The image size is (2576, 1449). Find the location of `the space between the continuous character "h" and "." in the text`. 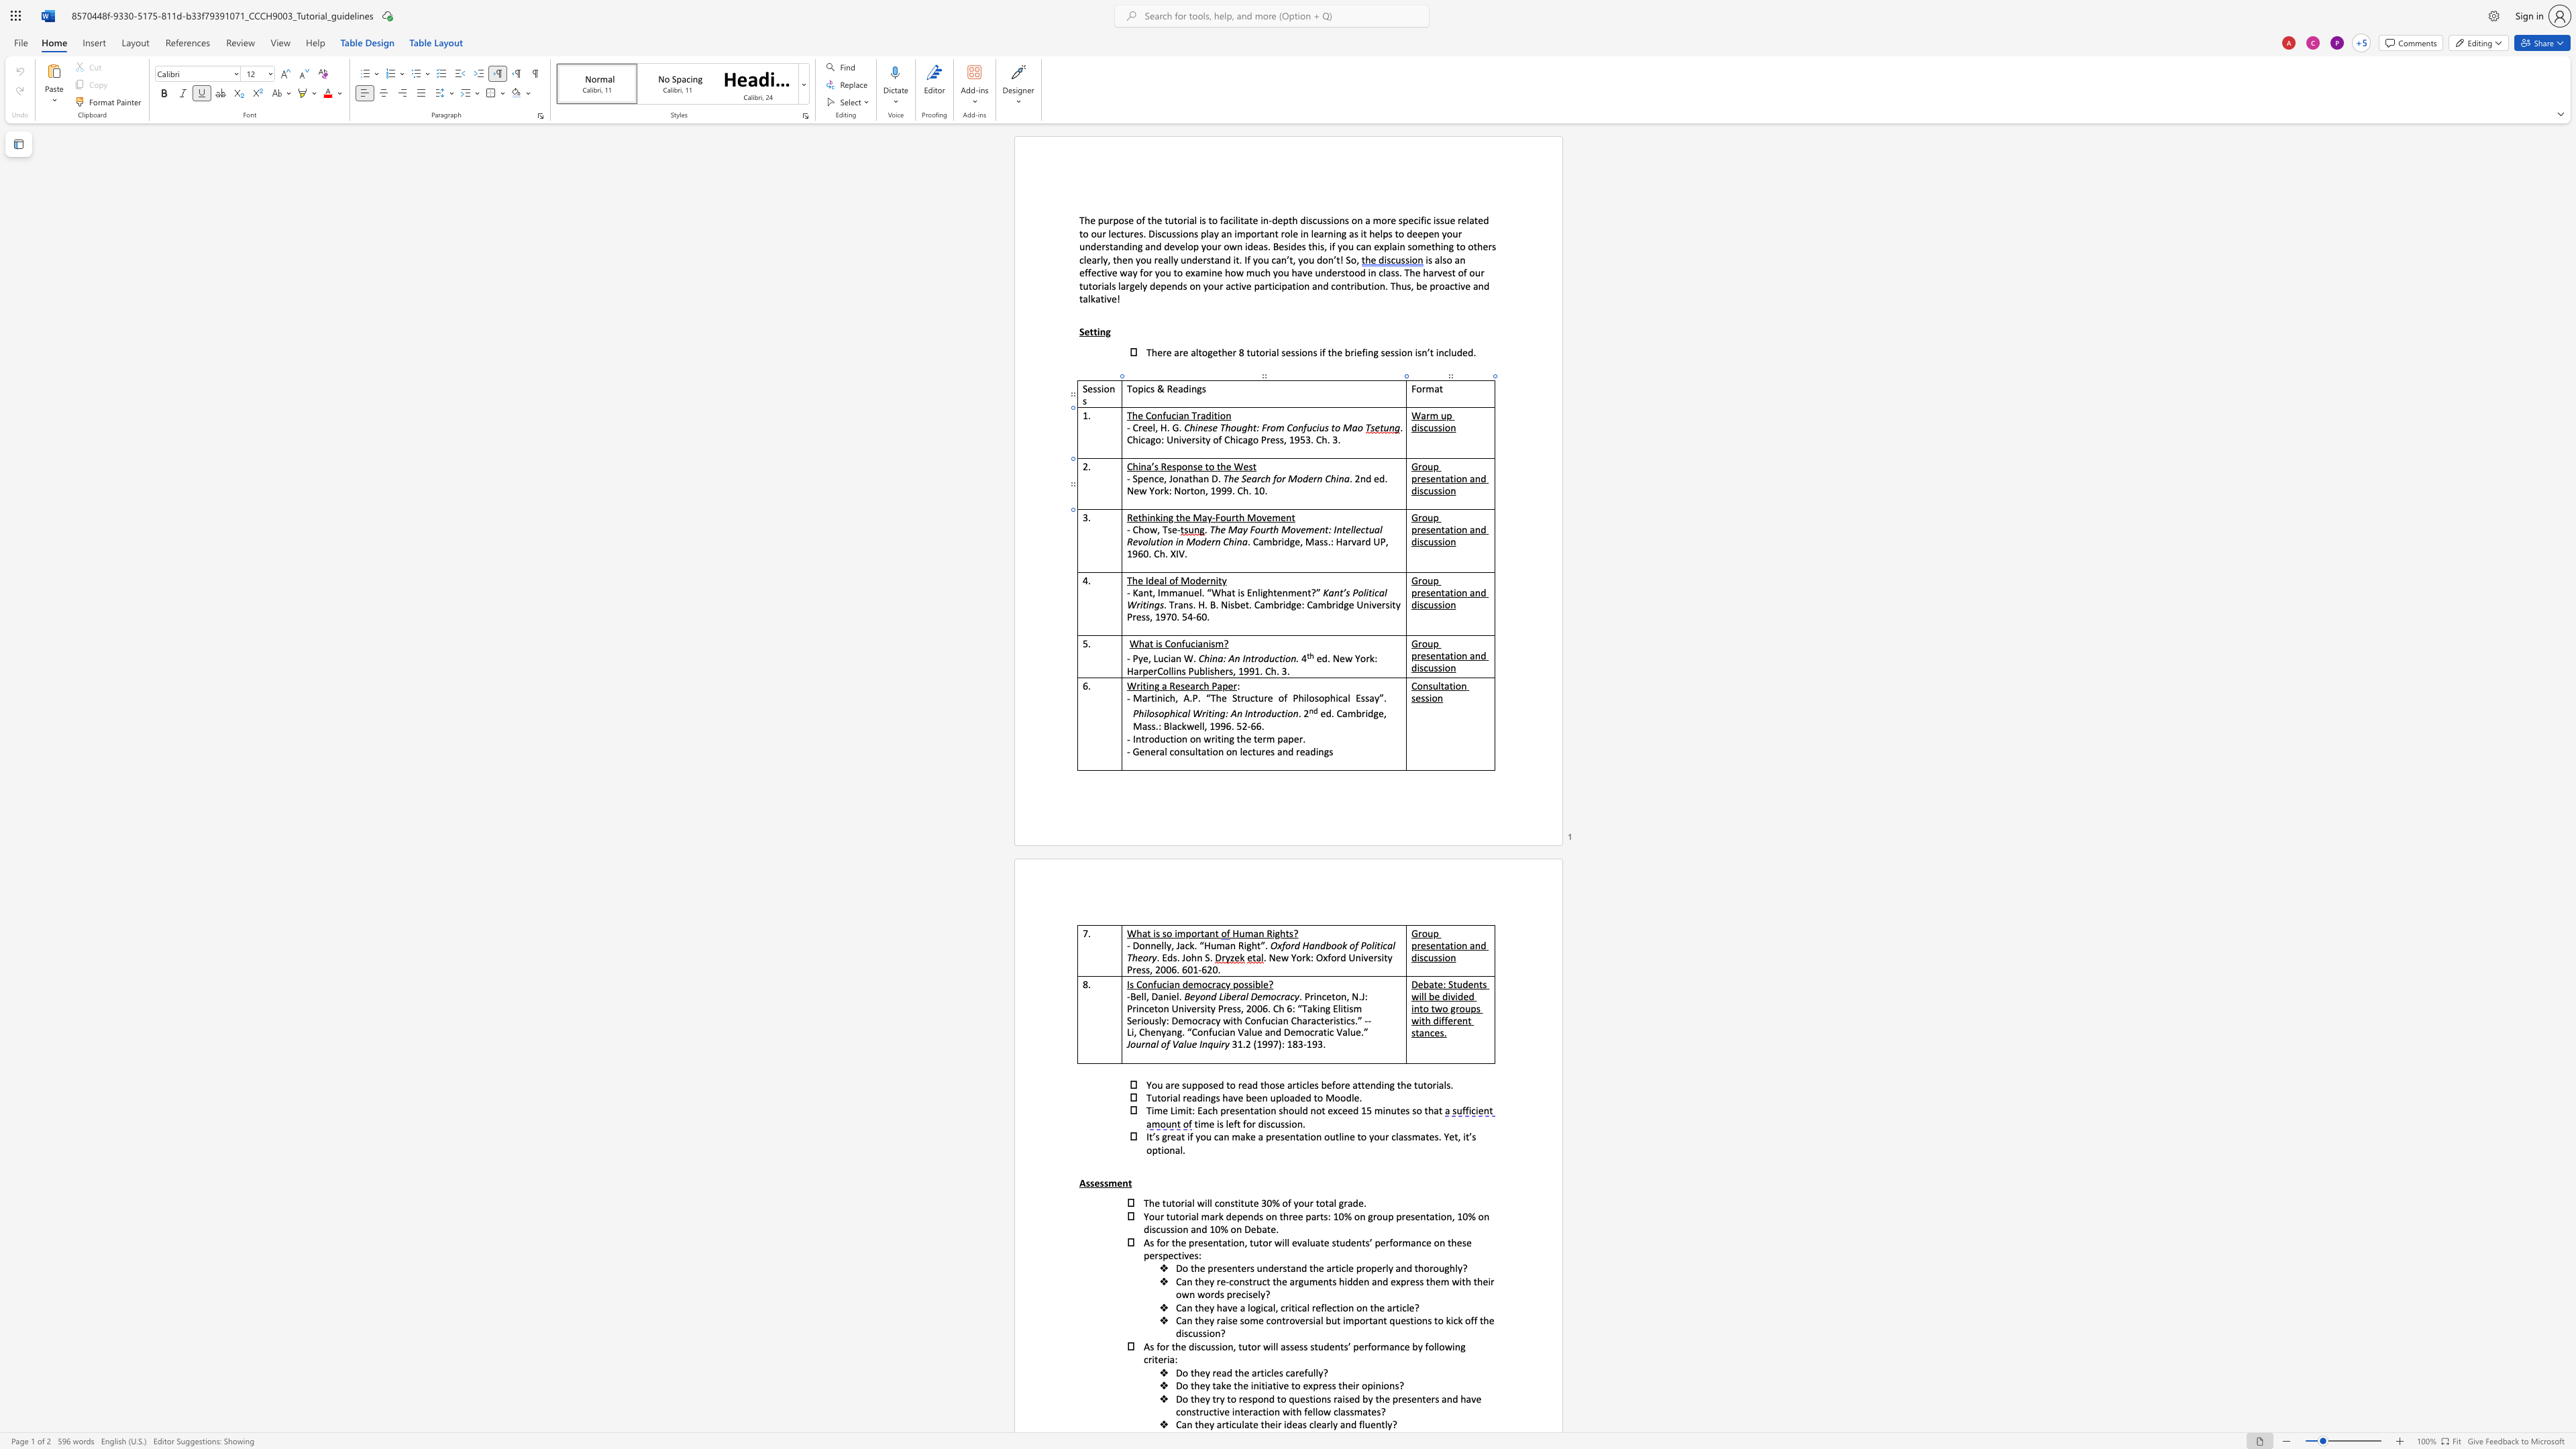

the space between the continuous character "h" and "." in the text is located at coordinates (1164, 553).